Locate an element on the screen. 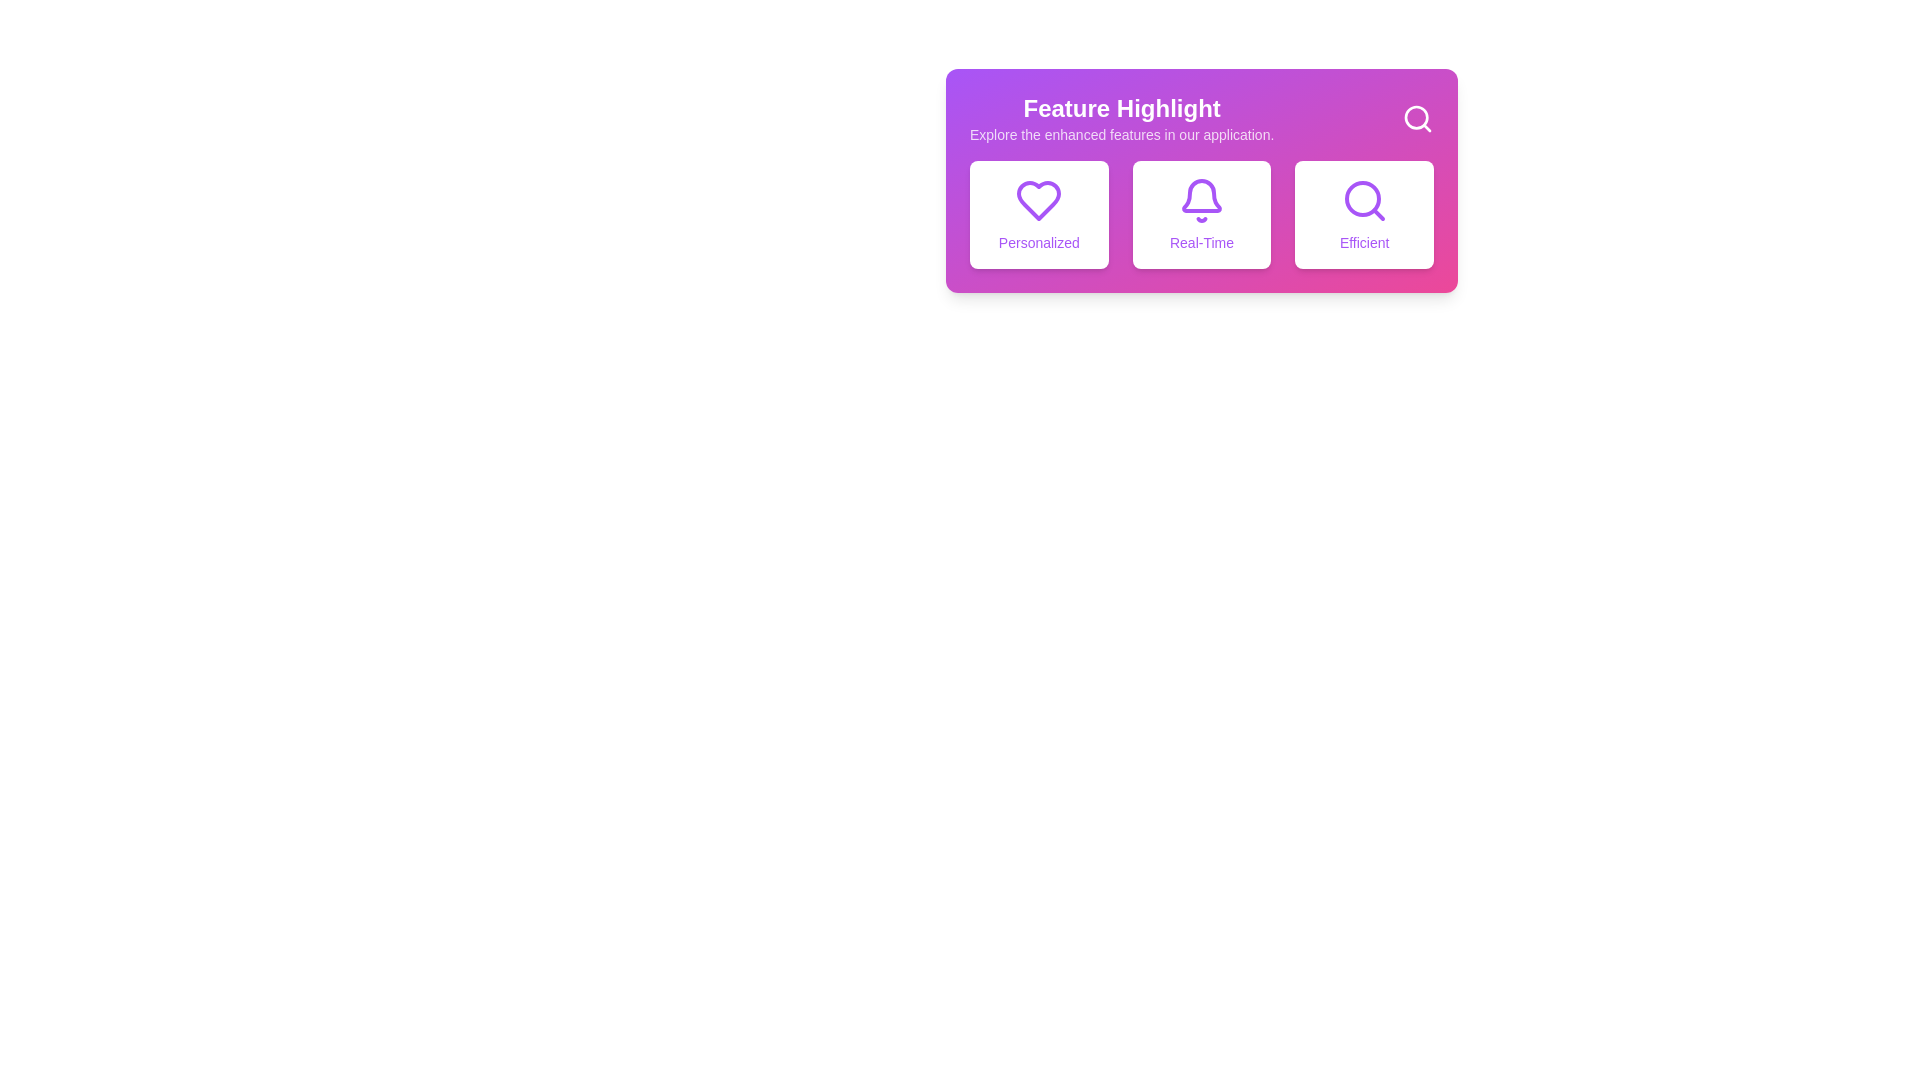 The image size is (1920, 1080). the contents of the 'Real-Time' feature card, which is positioned in the middle column of the grid layout between the 'Personalized' and 'Efficient' cards is located at coordinates (1200, 215).